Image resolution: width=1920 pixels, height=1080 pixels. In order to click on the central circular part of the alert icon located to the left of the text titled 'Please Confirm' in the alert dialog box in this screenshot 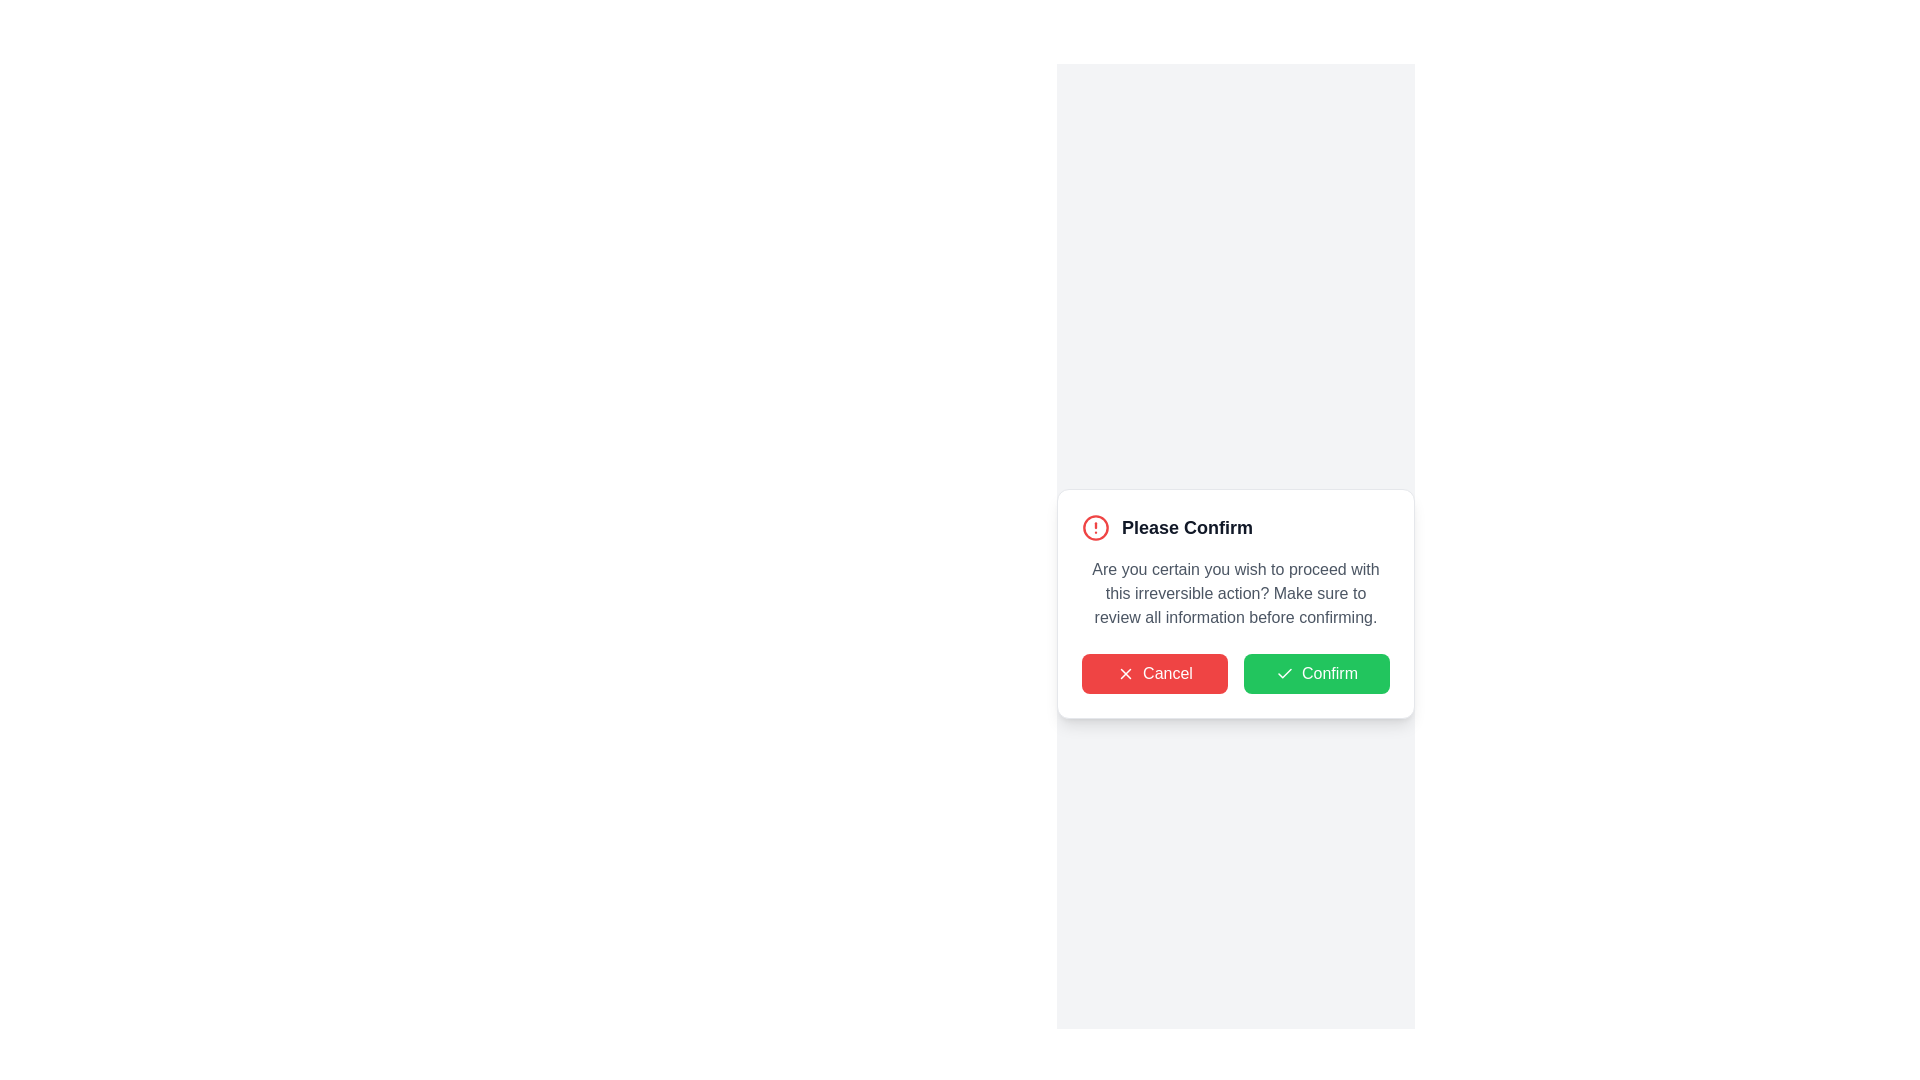, I will do `click(1094, 527)`.